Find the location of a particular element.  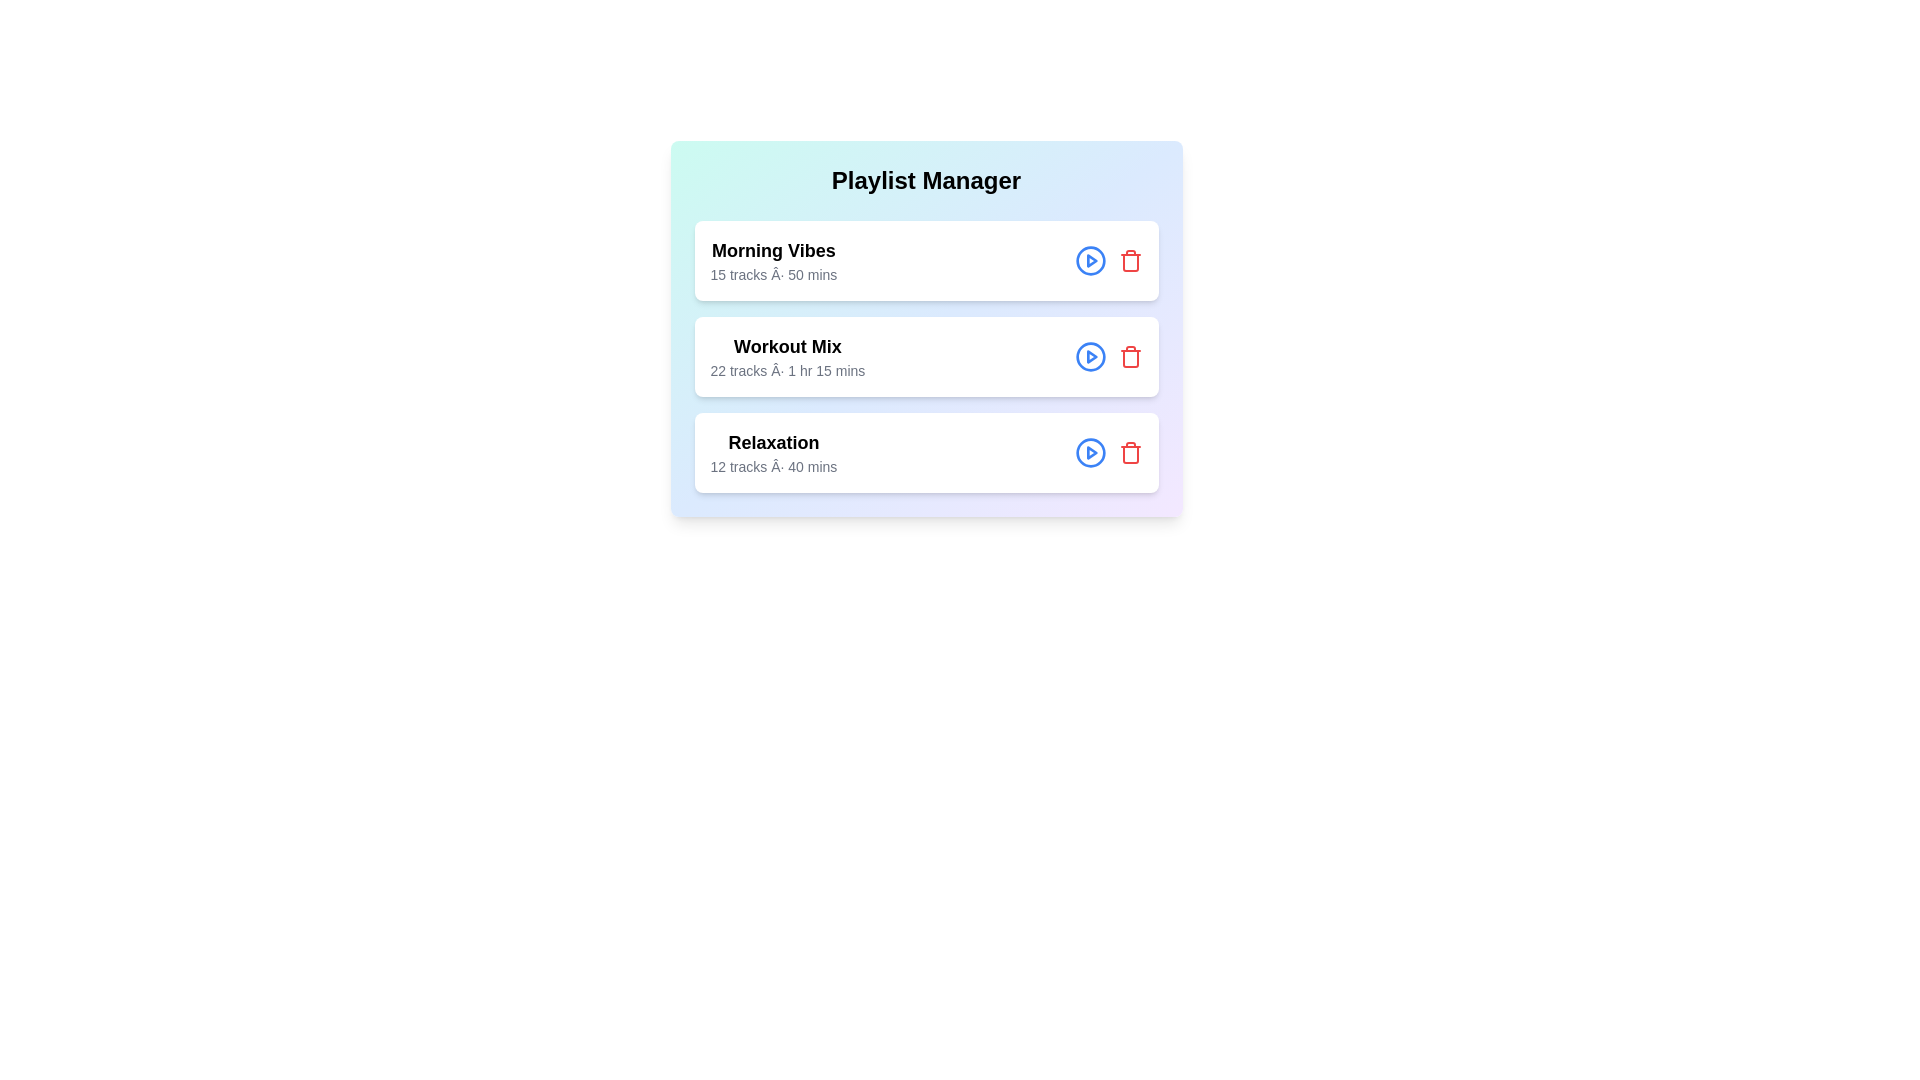

the delete button for the playlist titled 'Relaxation' is located at coordinates (1130, 452).